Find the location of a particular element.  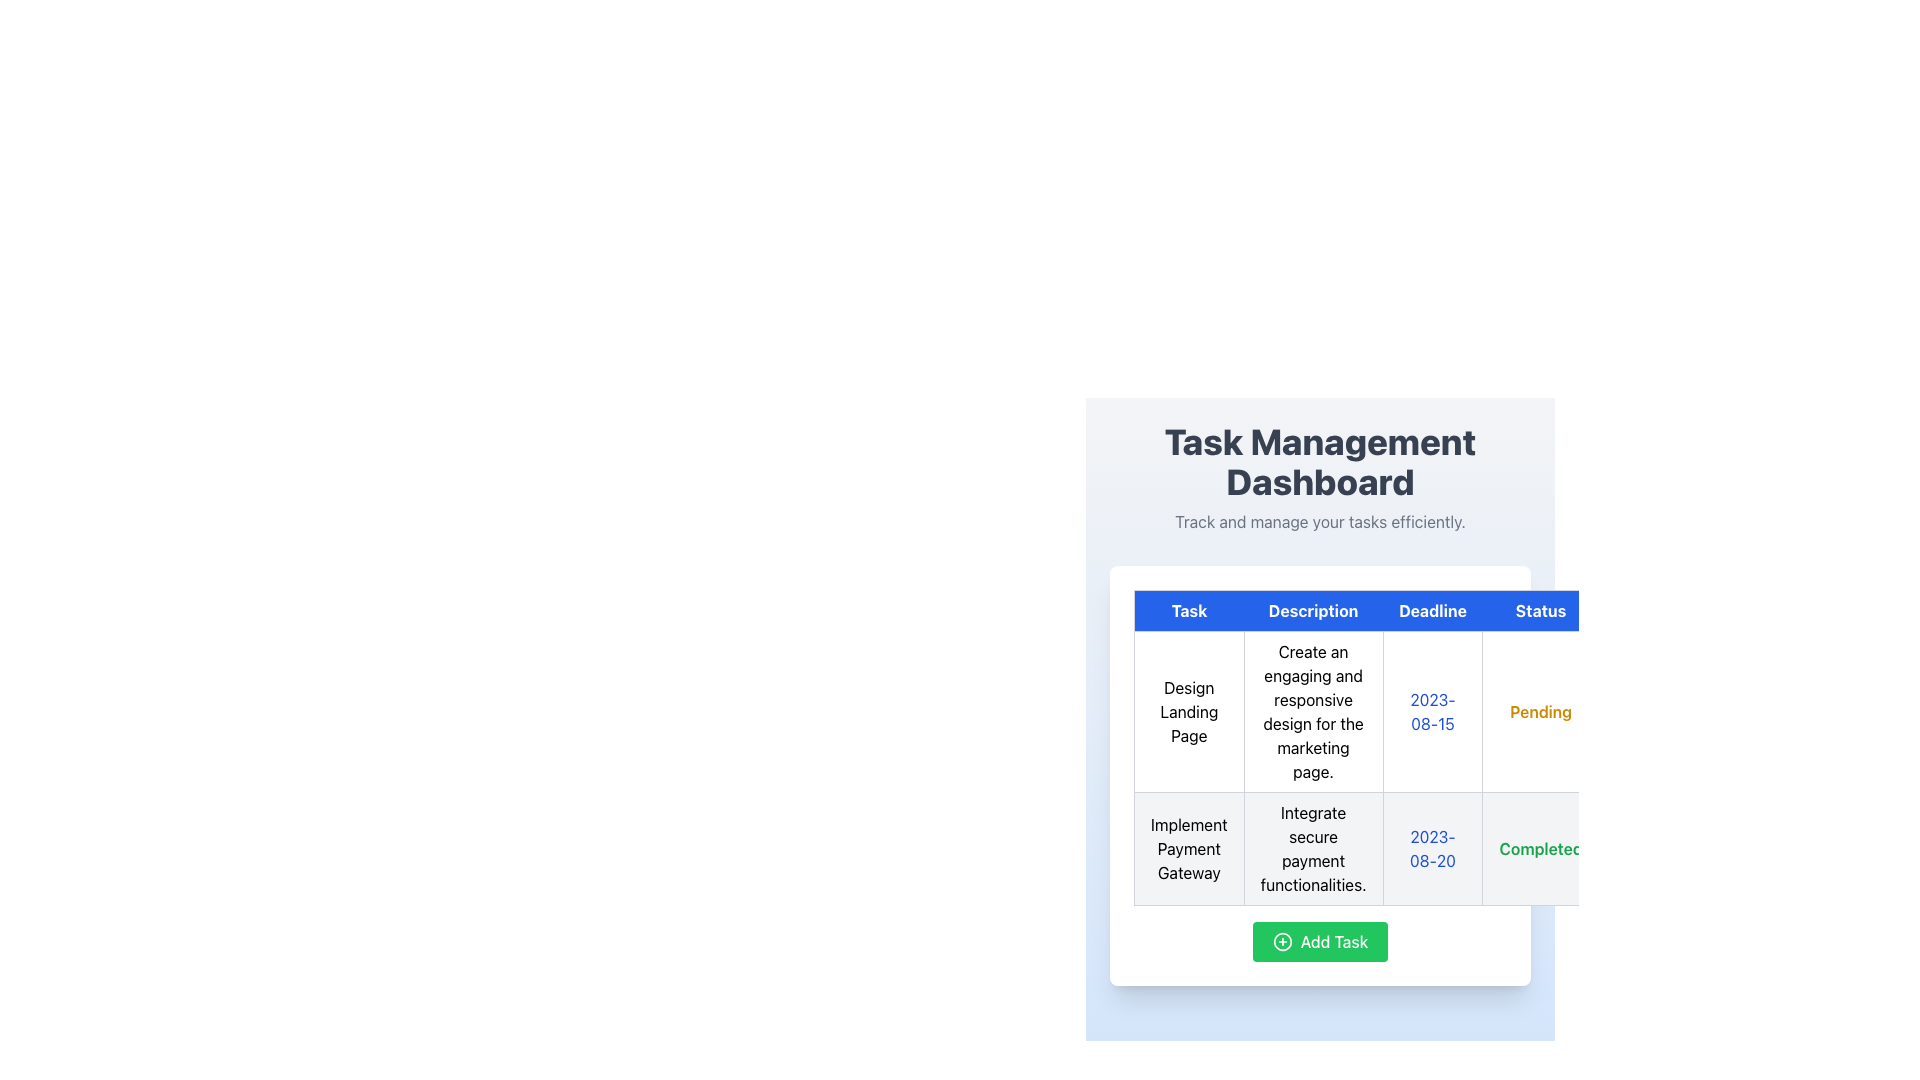

the task title cell in the task management table, which is the first cell in the second row under the 'Task' column is located at coordinates (1189, 848).